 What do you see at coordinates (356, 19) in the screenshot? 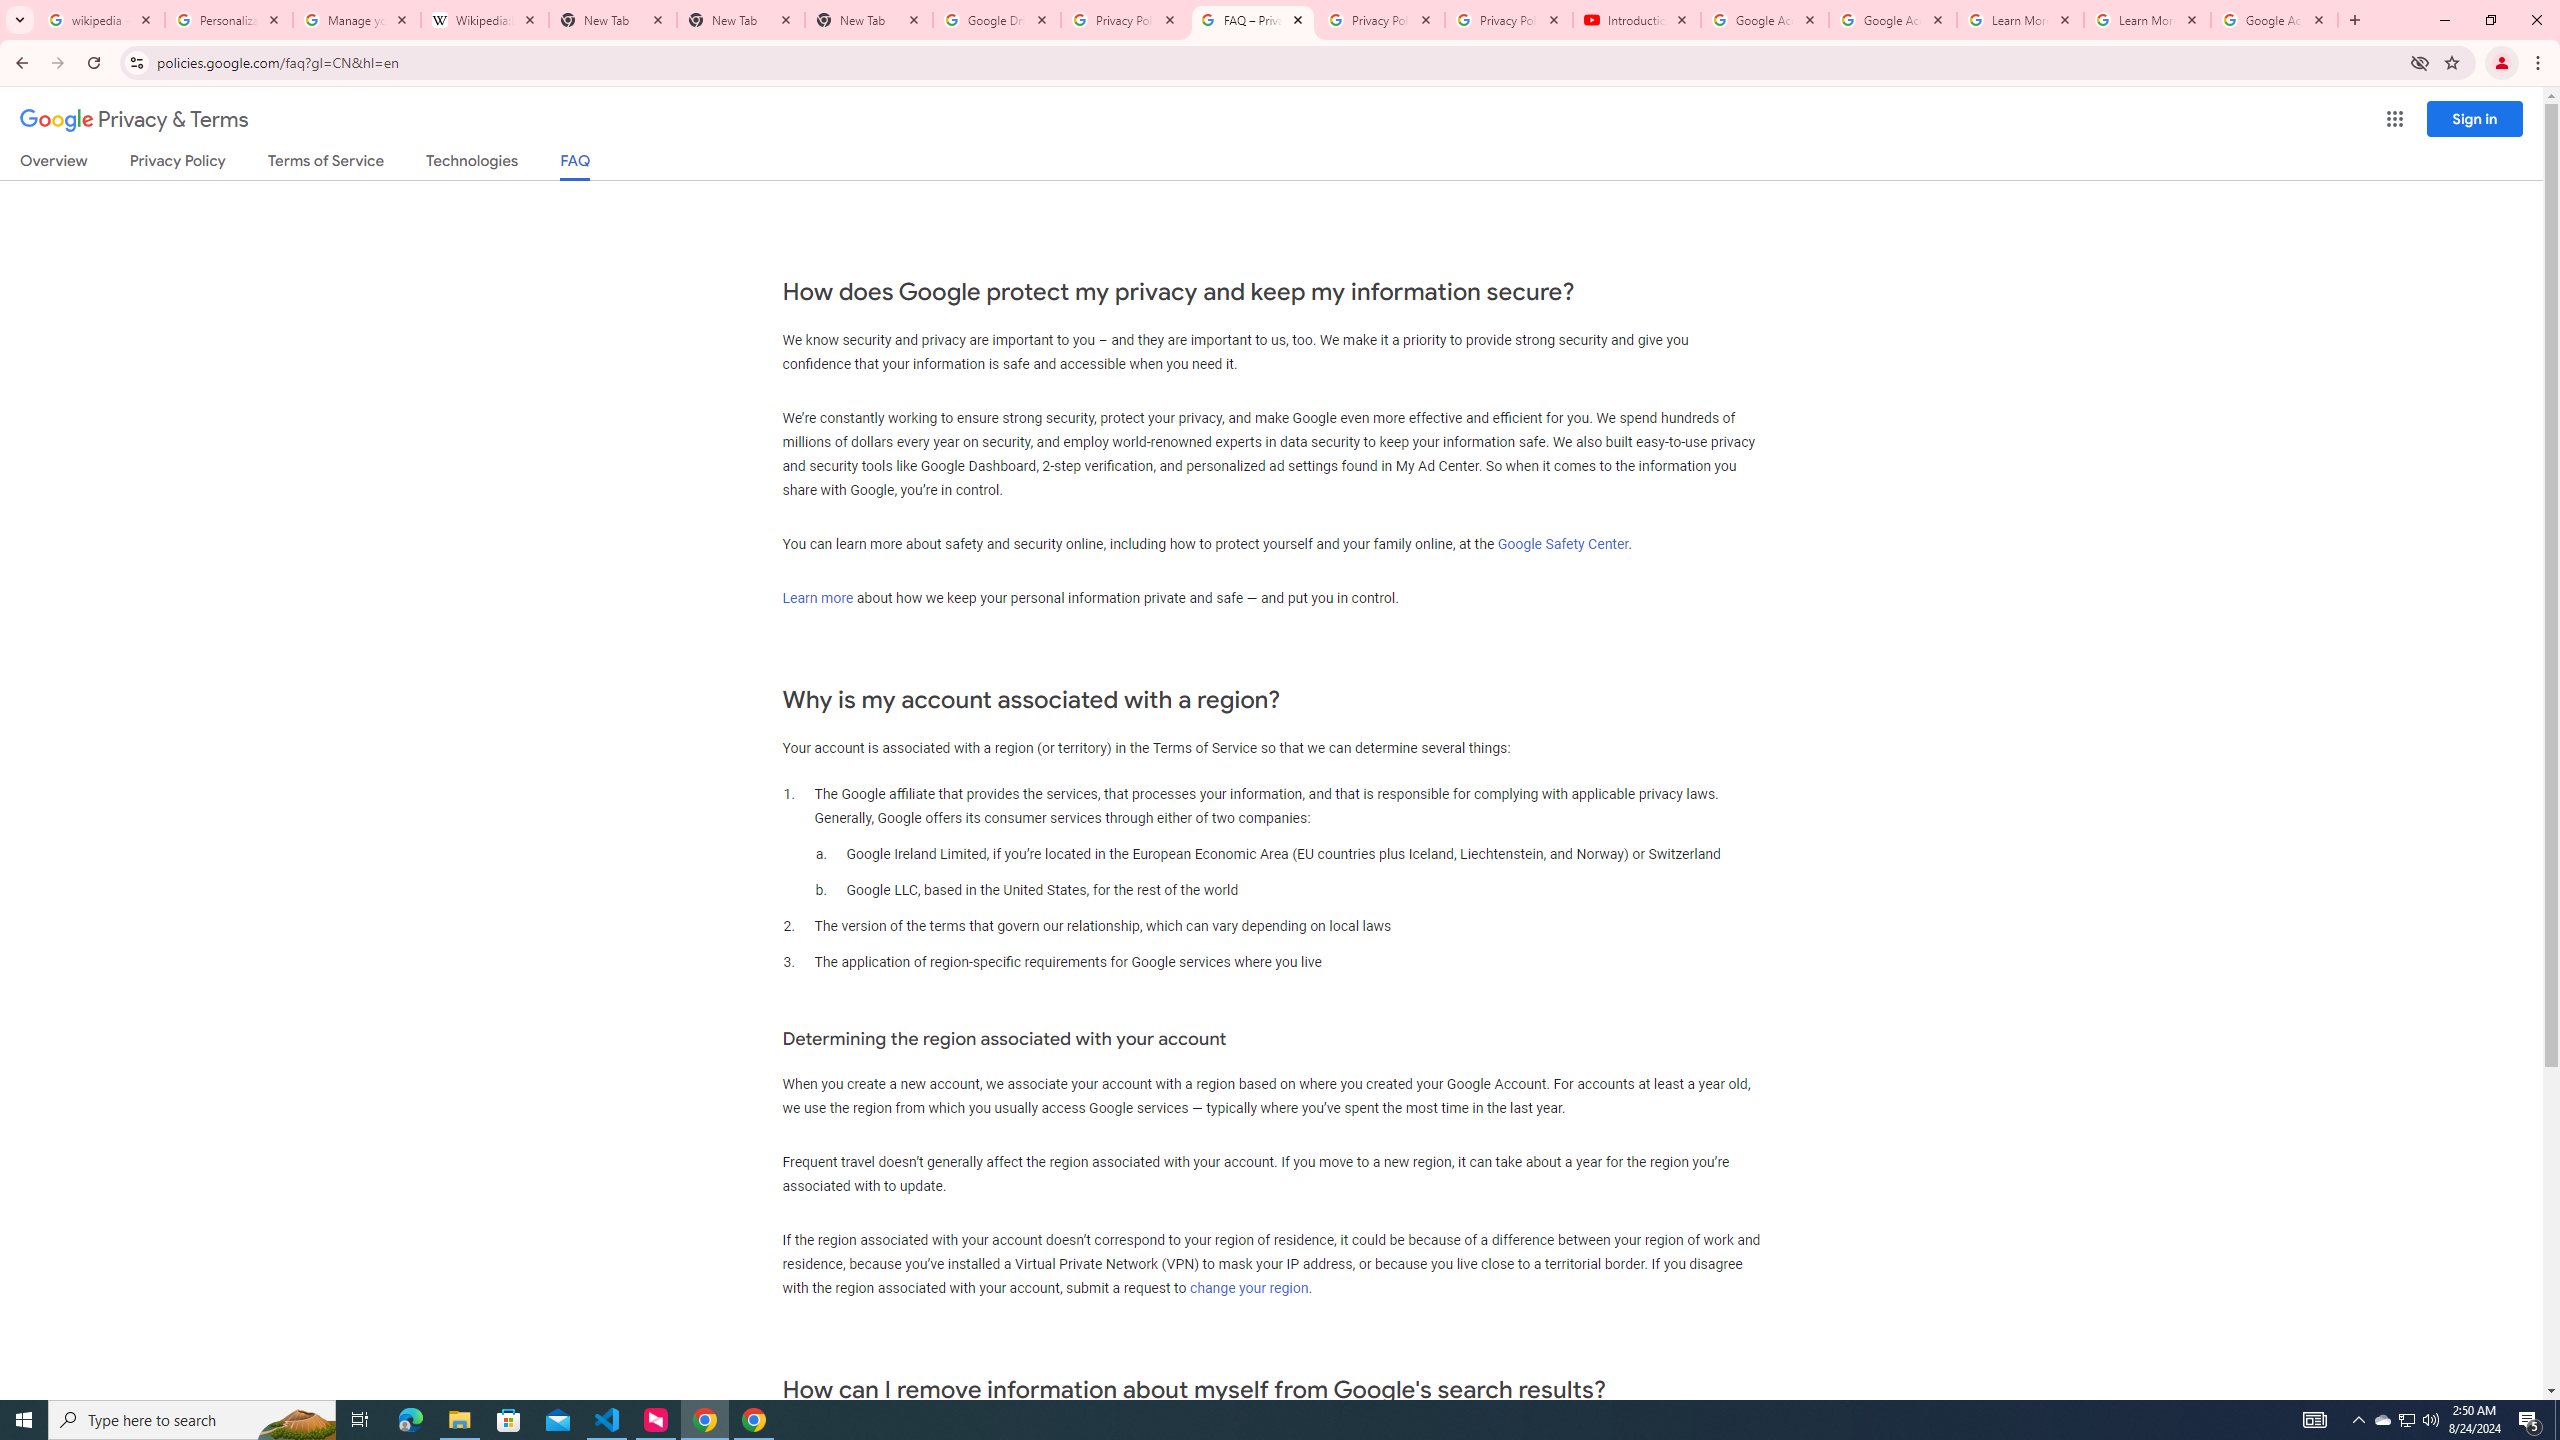
I see `'Manage your Location History - Google Search Help'` at bounding box center [356, 19].